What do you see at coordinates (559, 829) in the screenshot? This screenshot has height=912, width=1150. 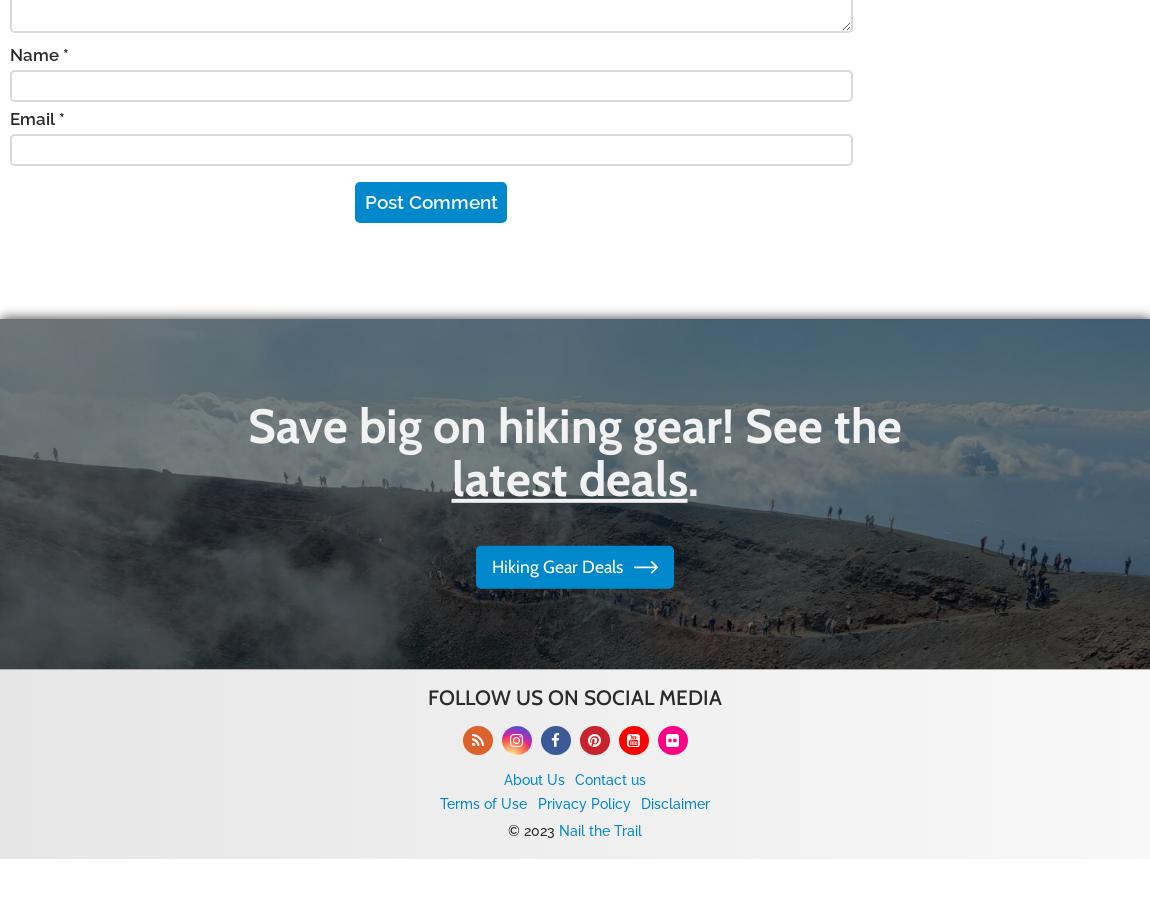 I see `'Nail the Trail'` at bounding box center [559, 829].